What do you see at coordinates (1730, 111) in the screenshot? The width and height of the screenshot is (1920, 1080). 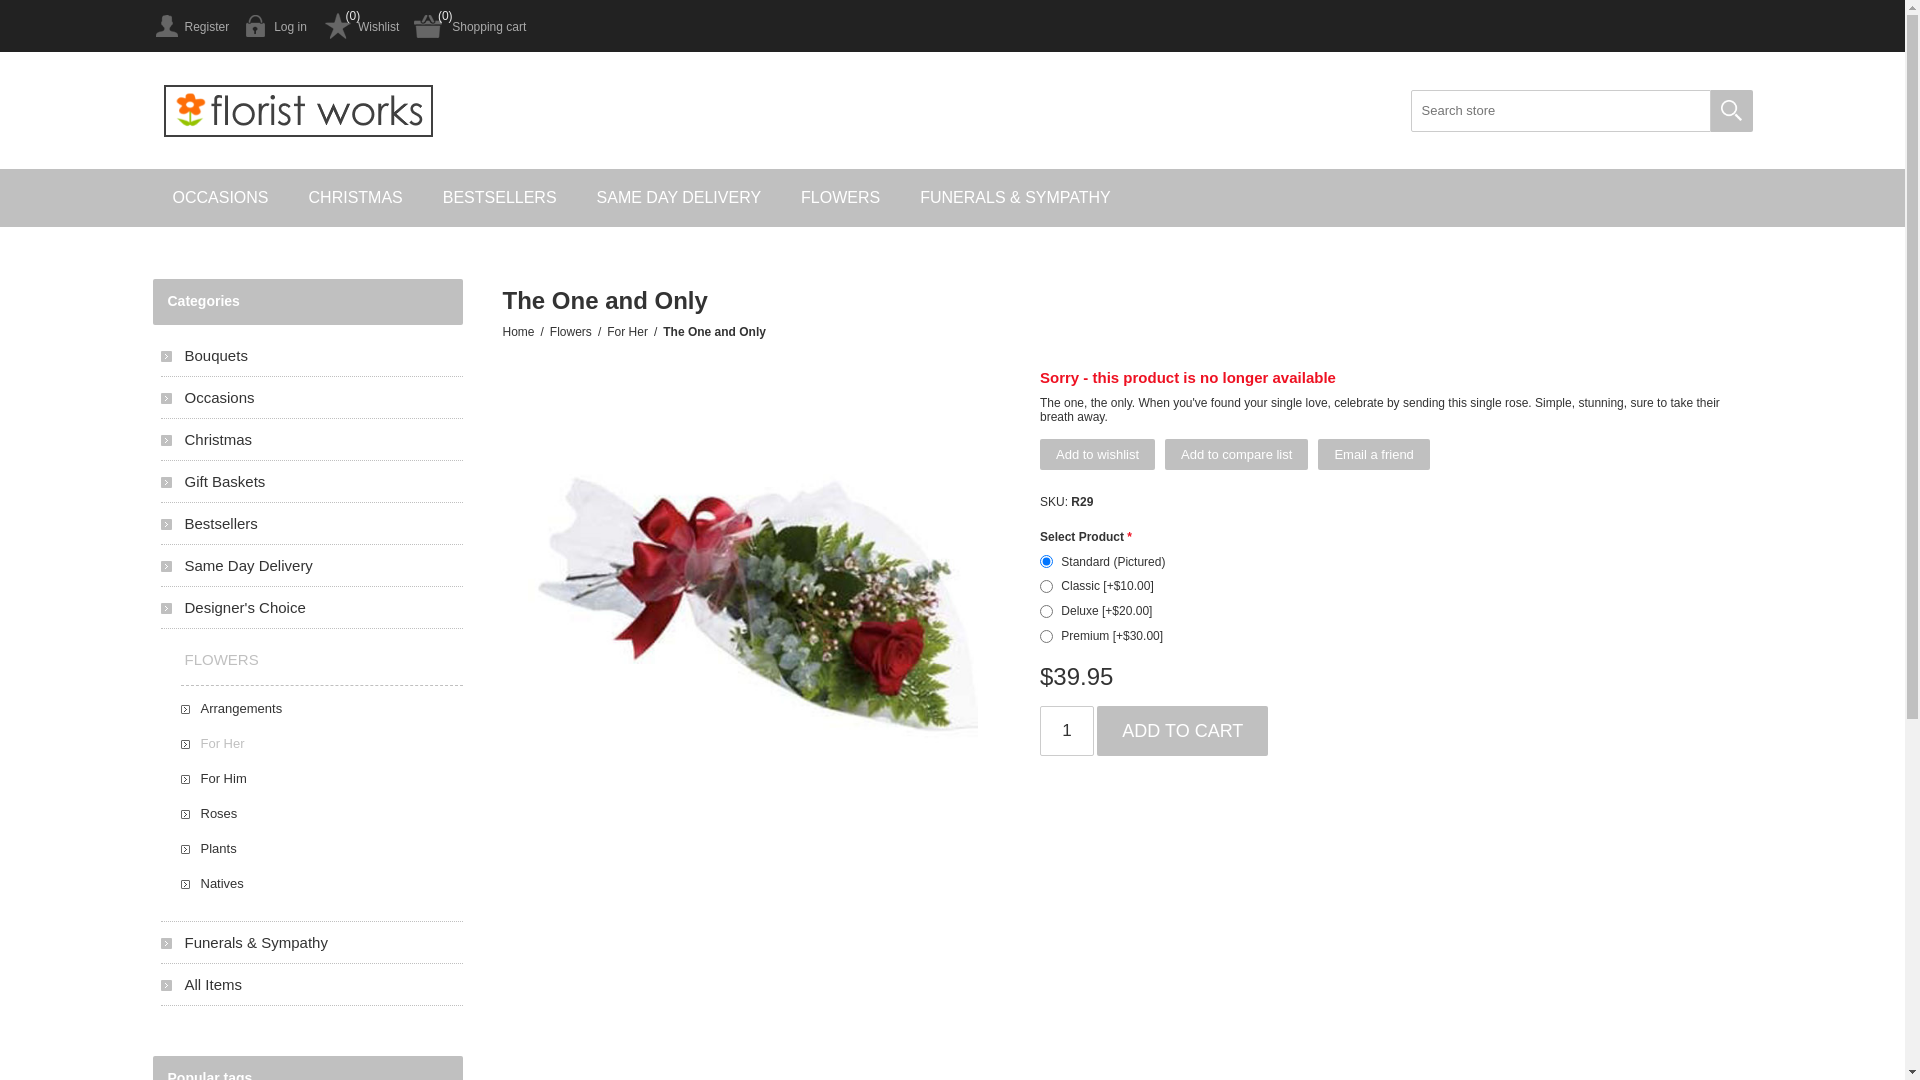 I see `'Search'` at bounding box center [1730, 111].